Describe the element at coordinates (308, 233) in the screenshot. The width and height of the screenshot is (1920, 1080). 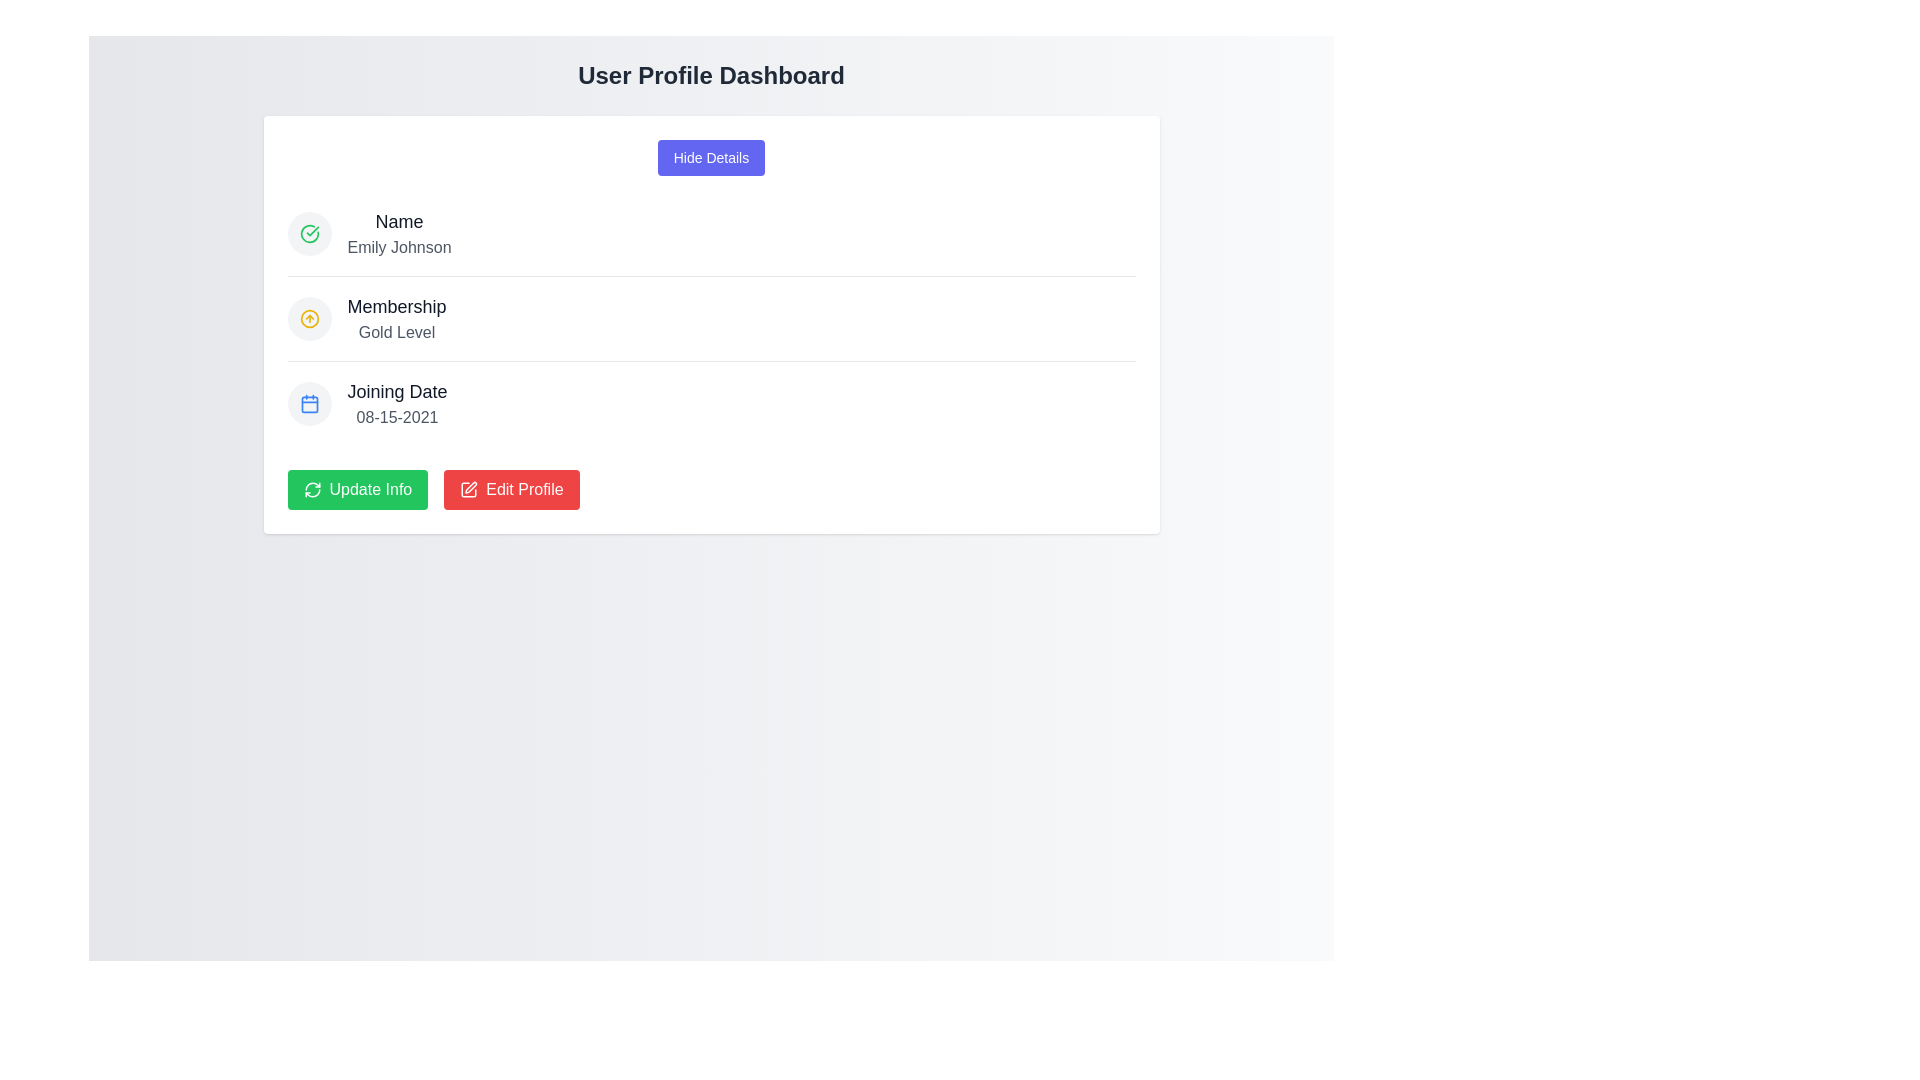
I see `green-bordered circular icon with a checkmark, located to the left of the text 'Name' in the user profile, for information` at that location.